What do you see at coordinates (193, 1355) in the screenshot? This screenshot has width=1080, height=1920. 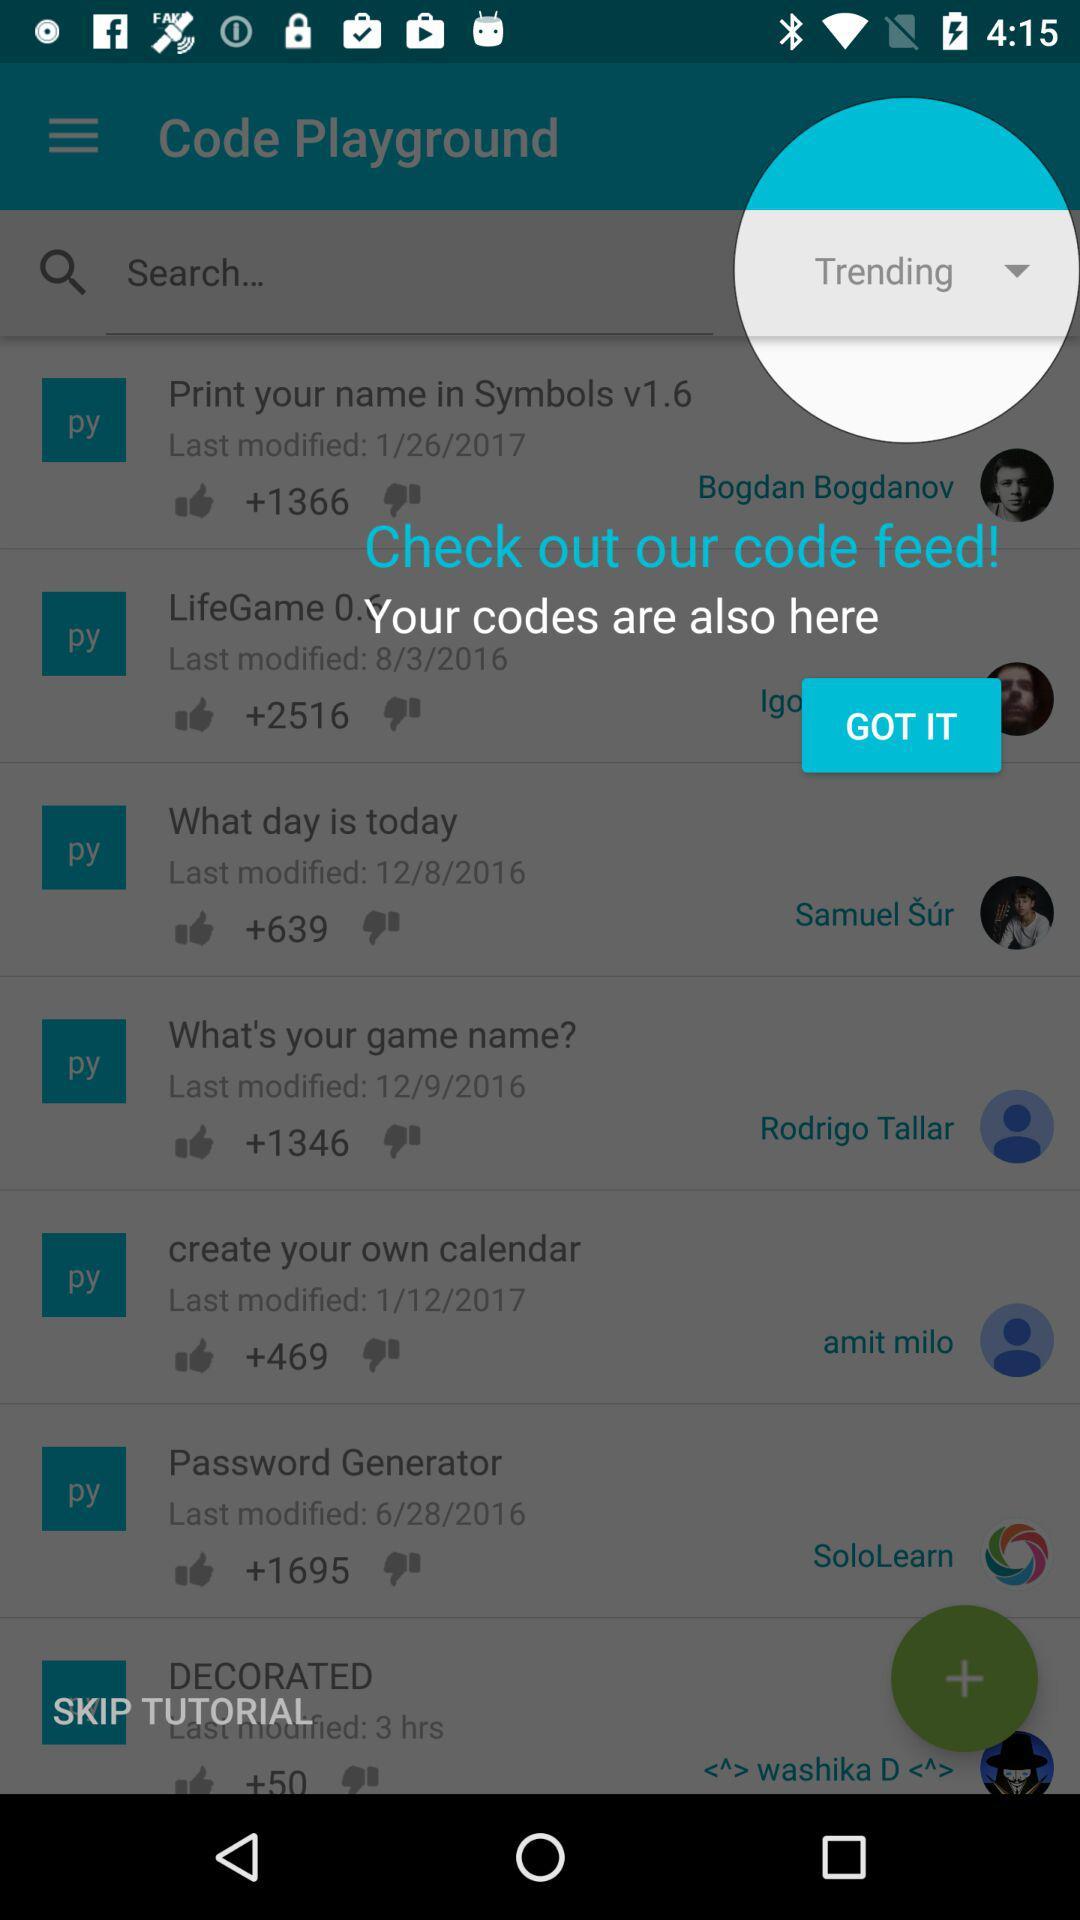 I see `the like button shown left to 469` at bounding box center [193, 1355].